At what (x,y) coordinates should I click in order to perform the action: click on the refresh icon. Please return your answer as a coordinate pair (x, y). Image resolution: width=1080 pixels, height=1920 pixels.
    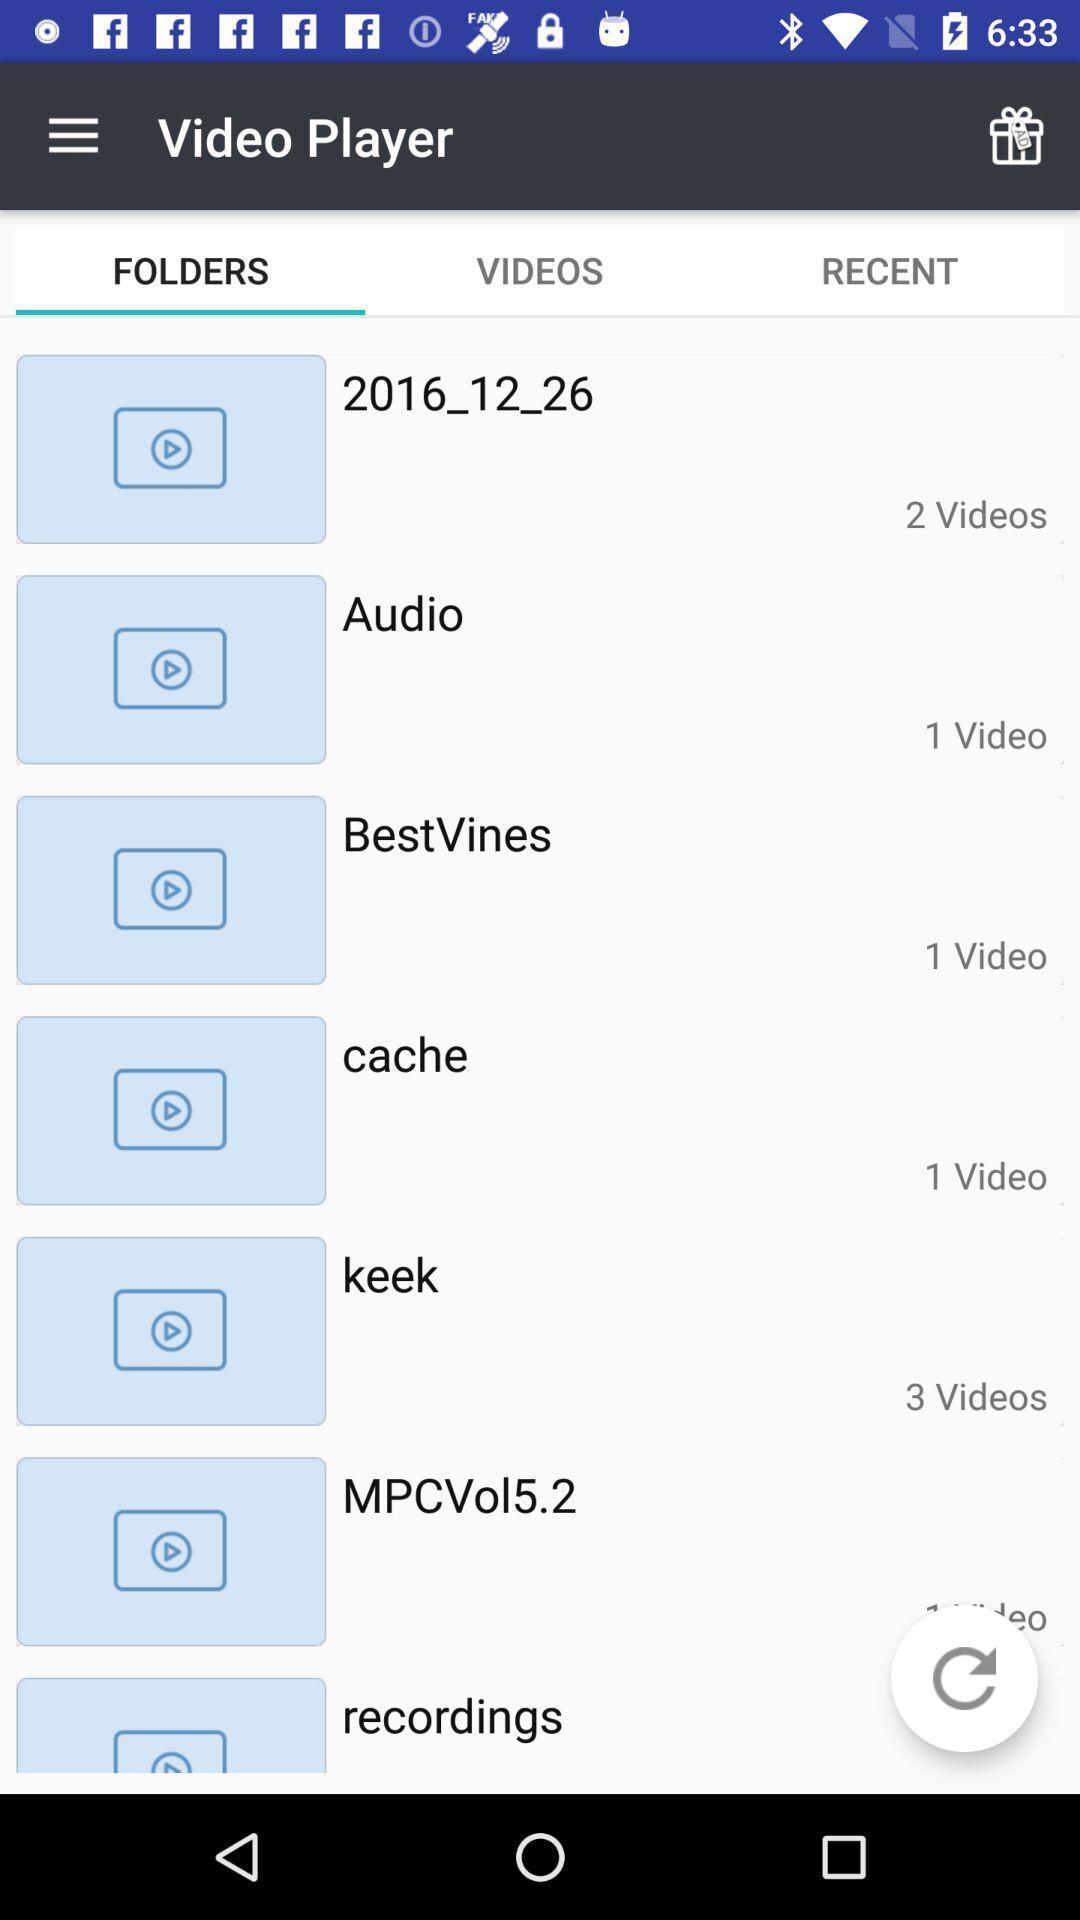
    Looking at the image, I should click on (963, 1678).